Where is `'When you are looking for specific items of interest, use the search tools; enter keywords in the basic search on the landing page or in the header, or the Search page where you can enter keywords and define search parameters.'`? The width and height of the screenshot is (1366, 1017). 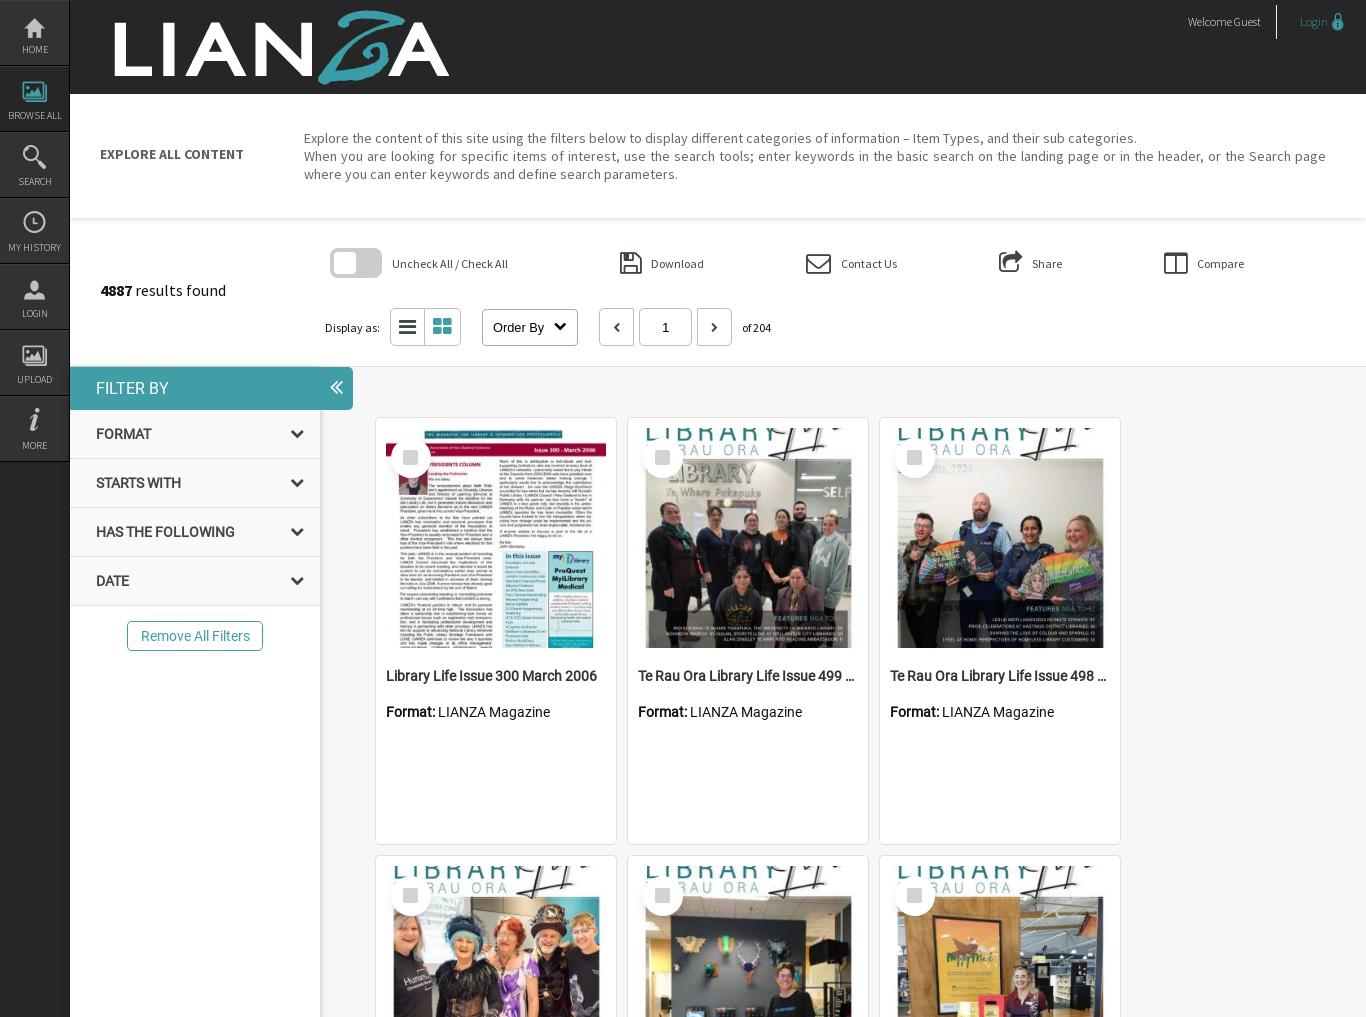 'When you are looking for specific items of interest, use the search tools; enter keywords in the basic search on the landing page or in the header, or the Search page where you can enter keywords and define search parameters.' is located at coordinates (303, 163).